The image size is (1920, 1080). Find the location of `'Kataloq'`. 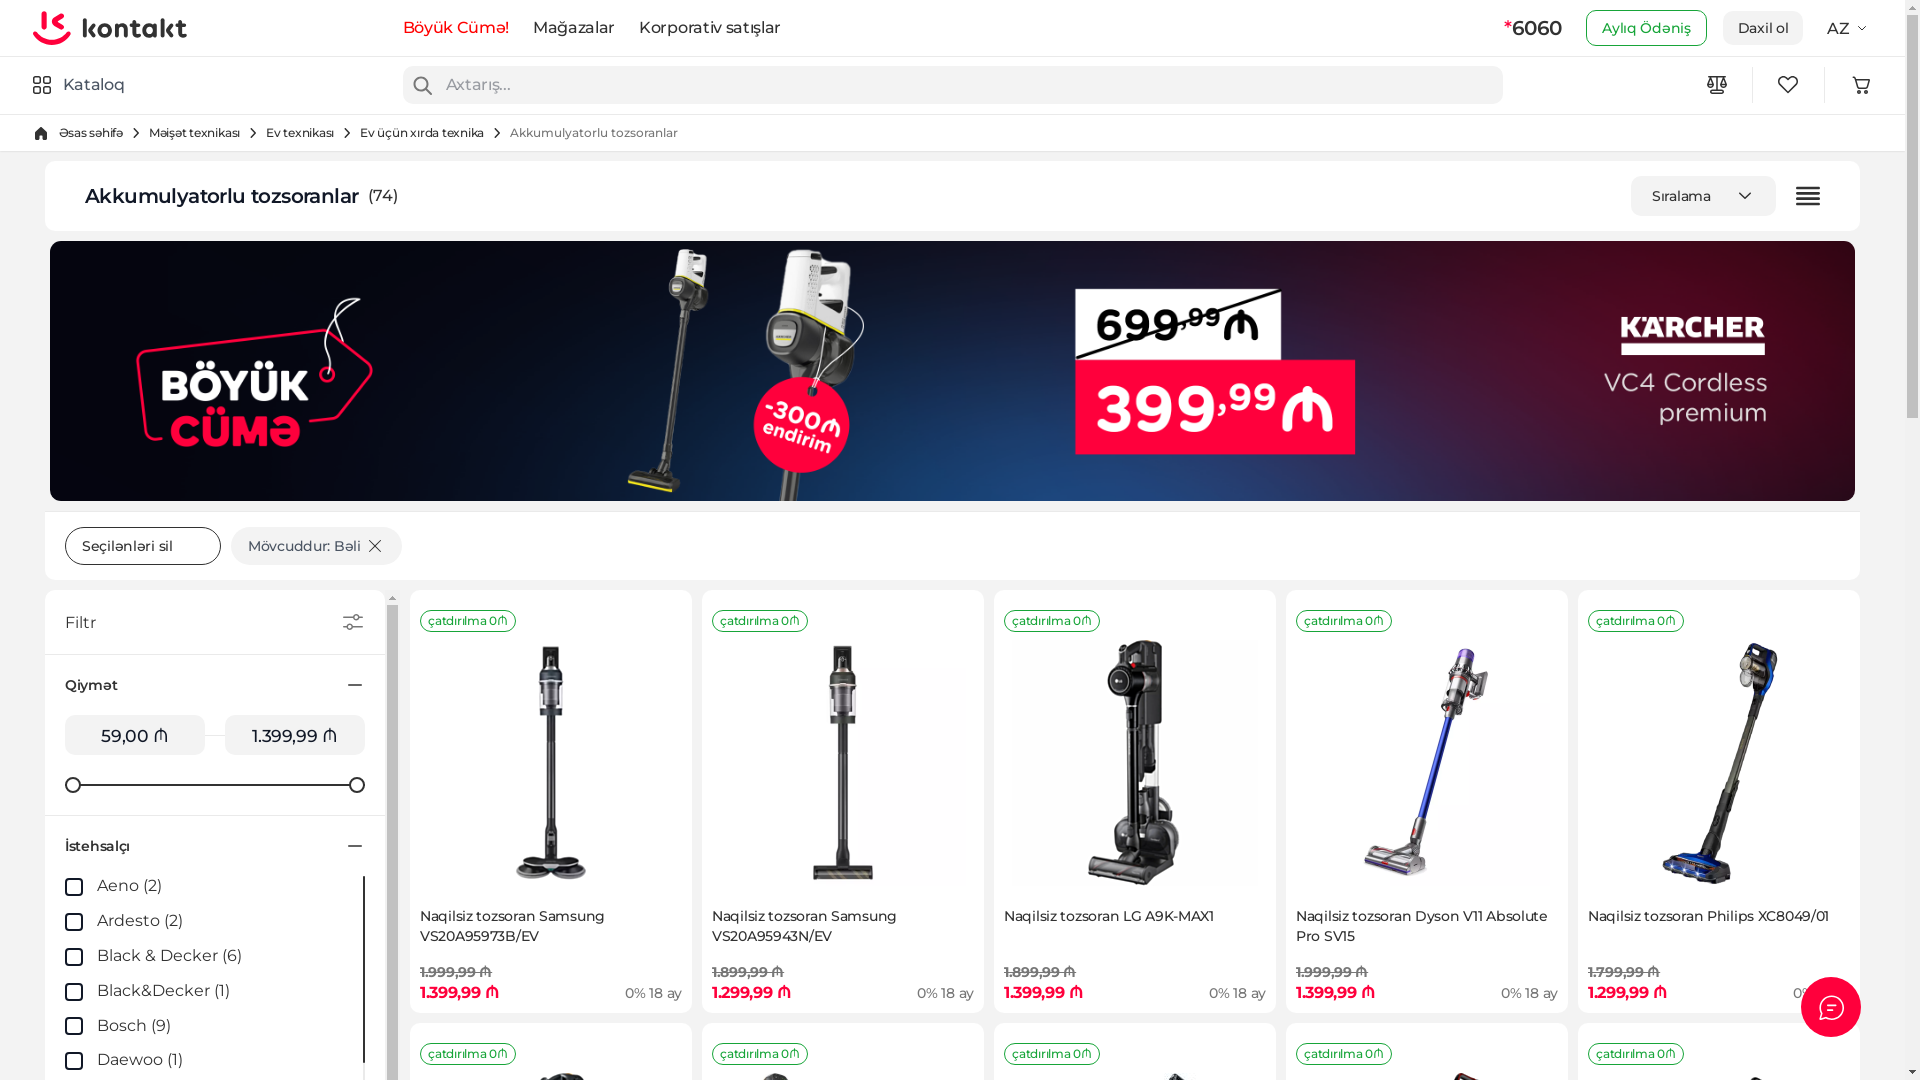

'Kataloq' is located at coordinates (77, 83).